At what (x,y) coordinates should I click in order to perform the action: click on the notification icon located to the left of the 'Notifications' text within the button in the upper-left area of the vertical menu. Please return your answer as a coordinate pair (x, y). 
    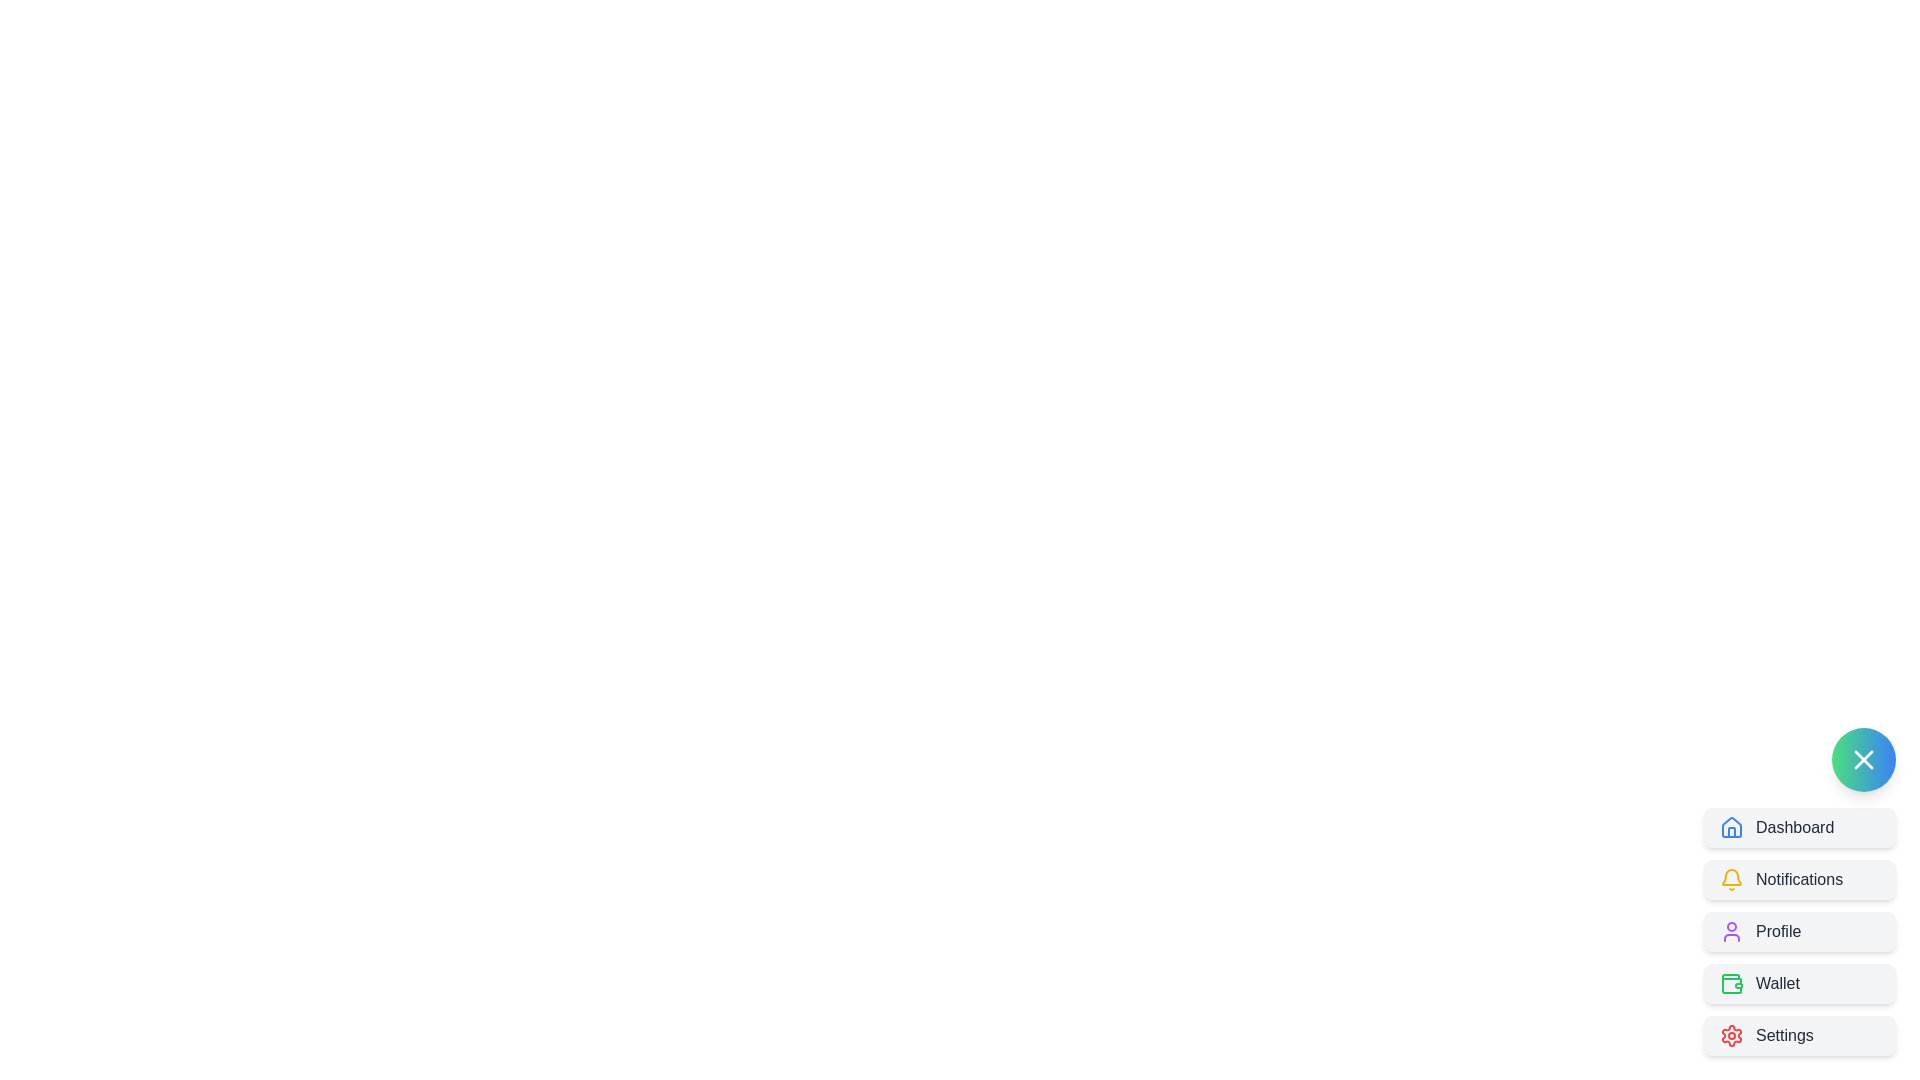
    Looking at the image, I should click on (1731, 878).